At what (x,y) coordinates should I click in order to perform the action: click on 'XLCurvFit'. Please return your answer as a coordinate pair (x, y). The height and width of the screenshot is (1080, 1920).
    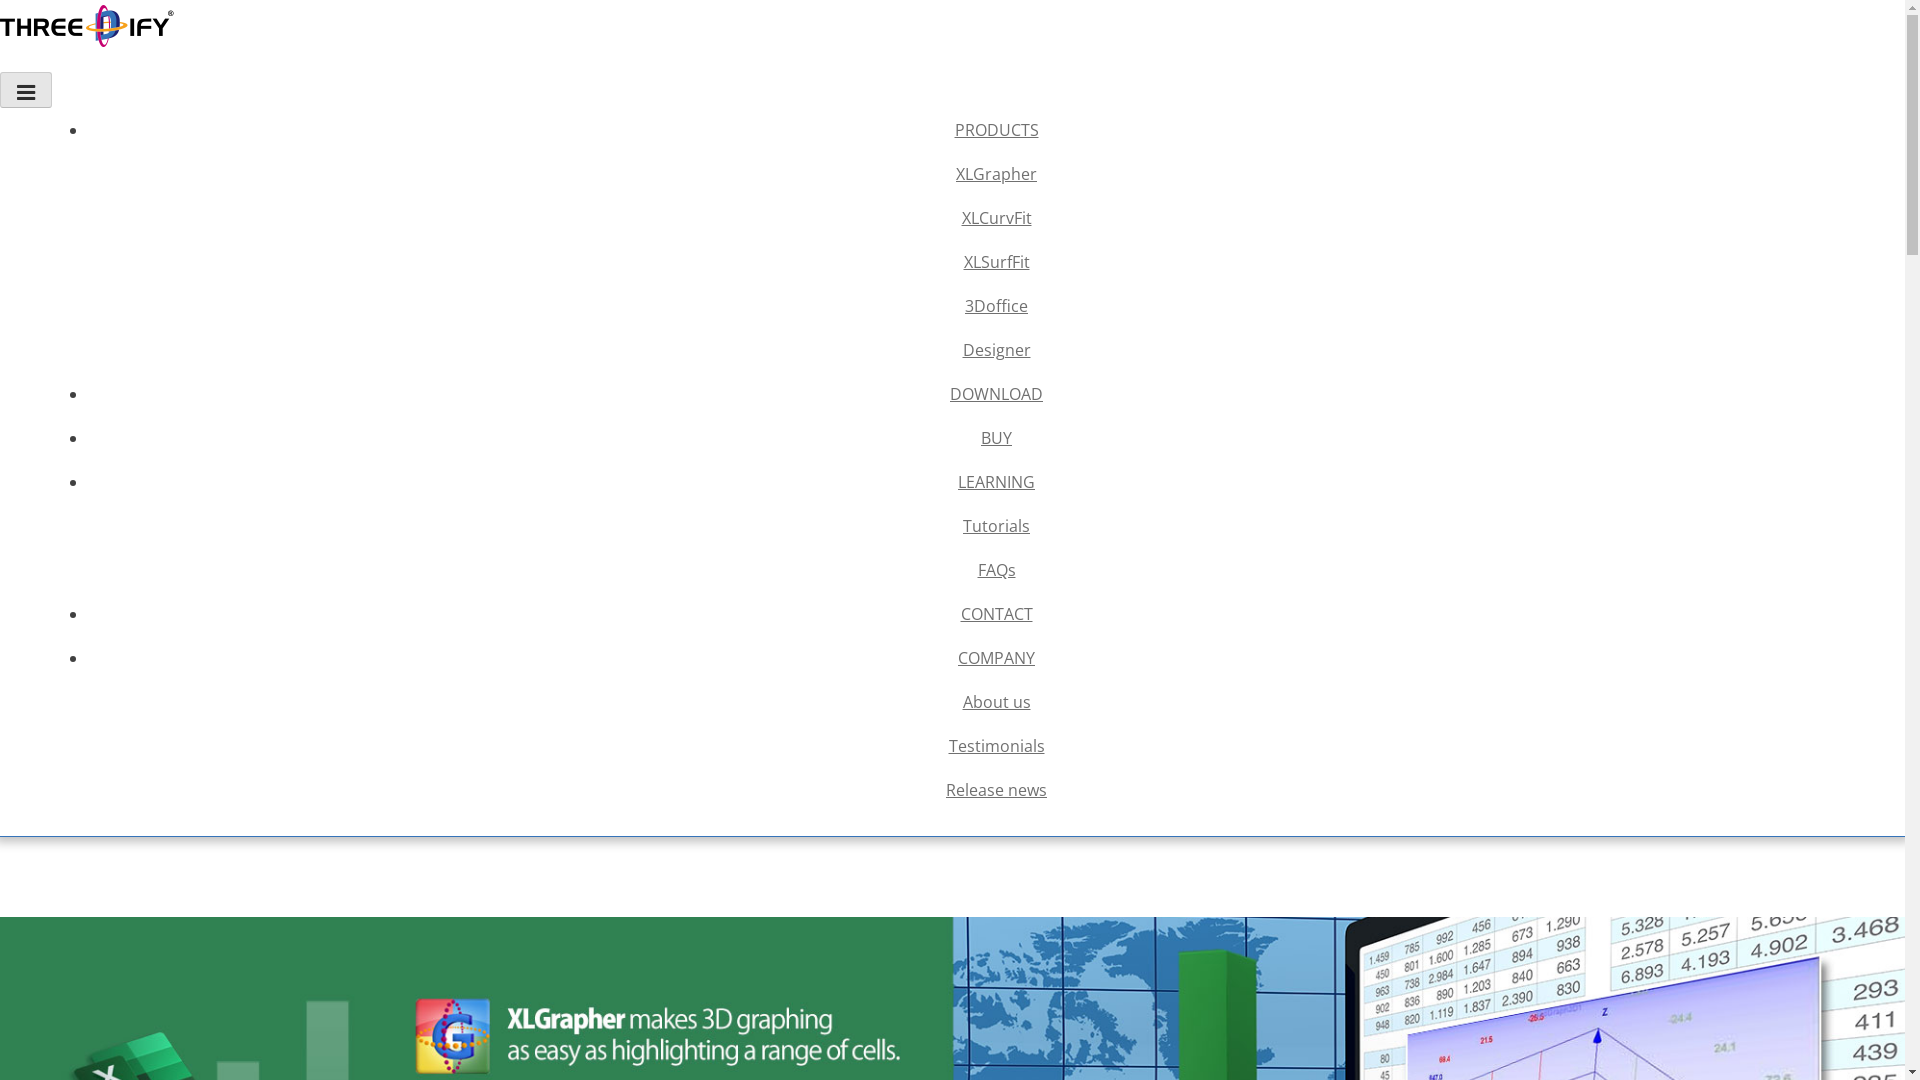
    Looking at the image, I should click on (996, 218).